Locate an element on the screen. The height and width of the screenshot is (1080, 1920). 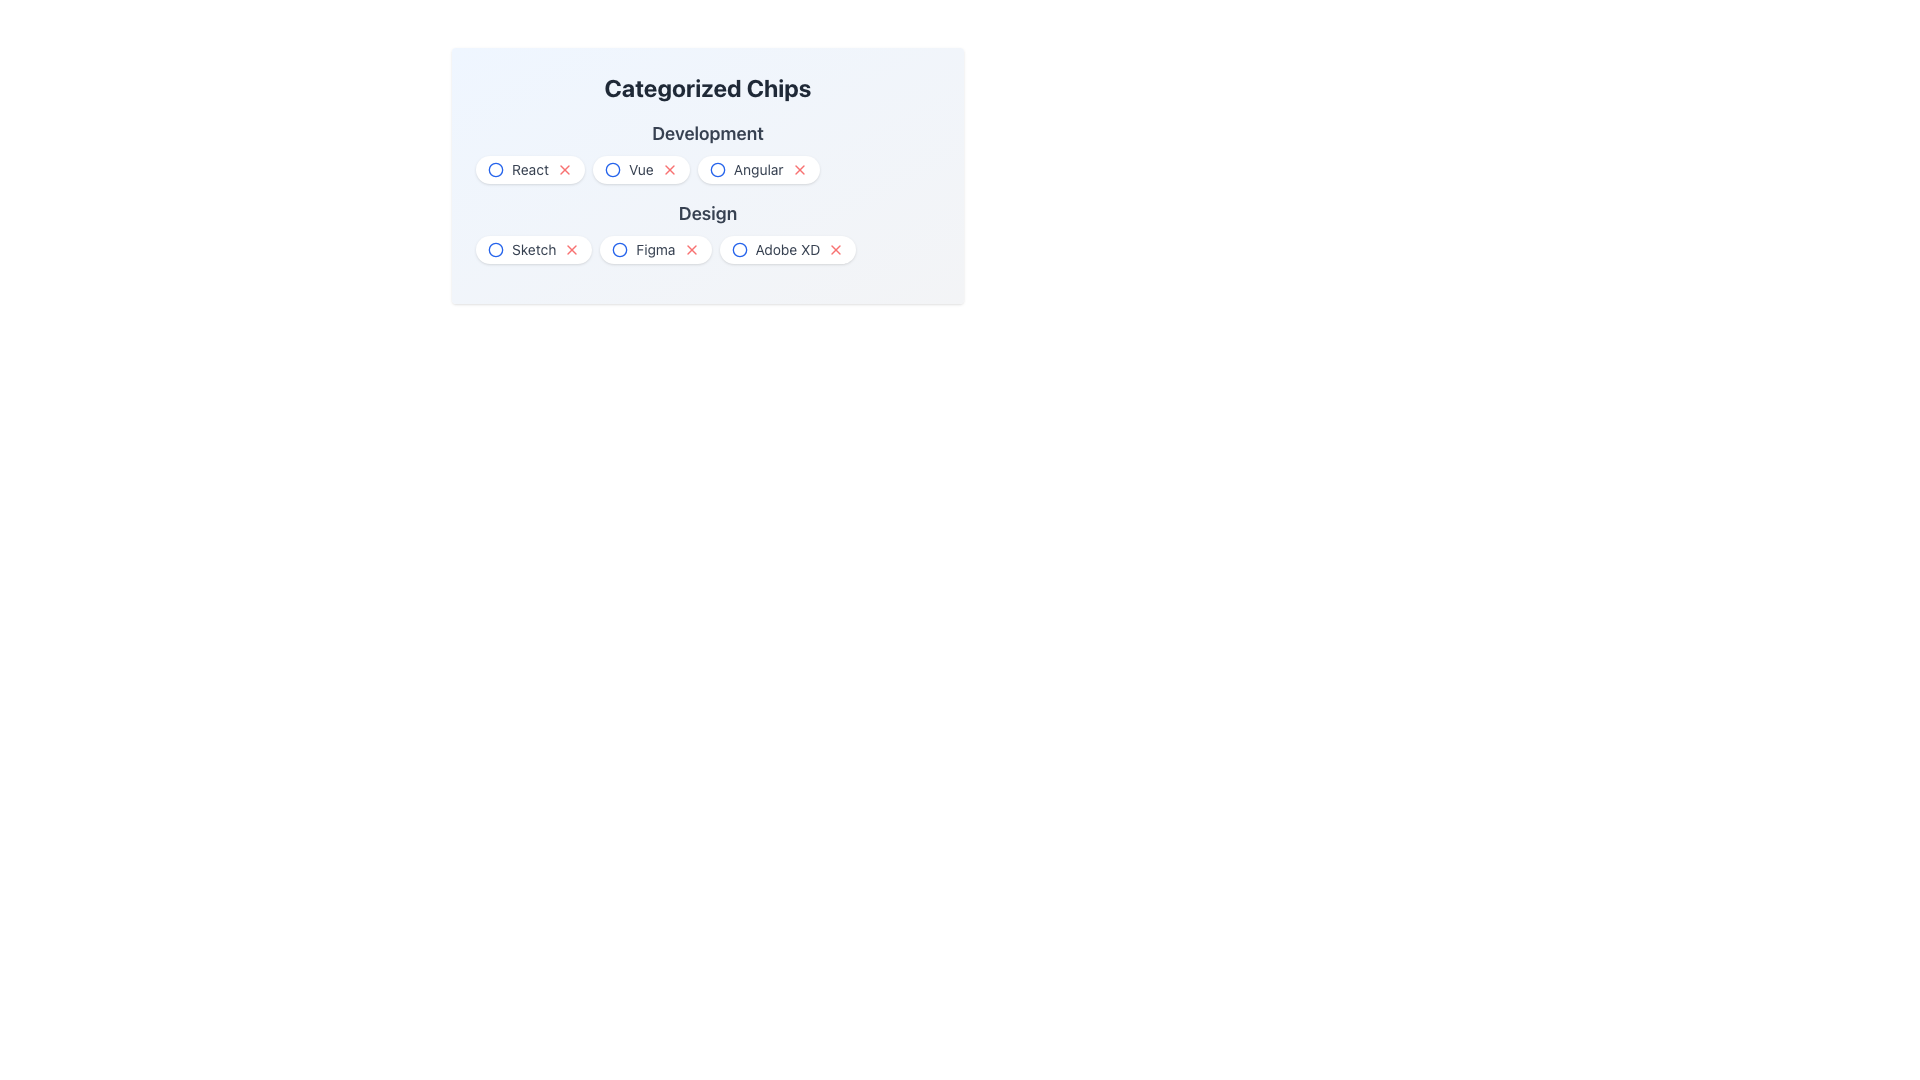
the third tag or category chip in the 'Development' section, which has a small red cross indicating it can be selected is located at coordinates (708, 175).